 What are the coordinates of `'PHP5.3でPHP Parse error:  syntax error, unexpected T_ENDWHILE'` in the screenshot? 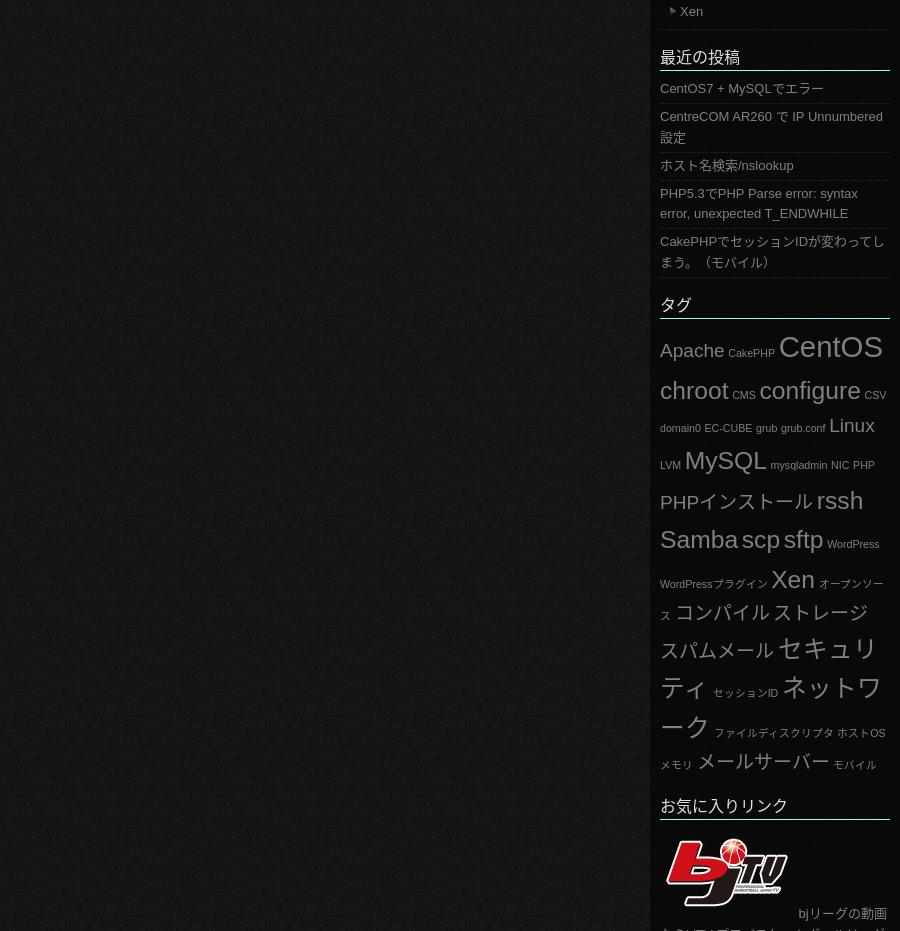 It's located at (659, 202).